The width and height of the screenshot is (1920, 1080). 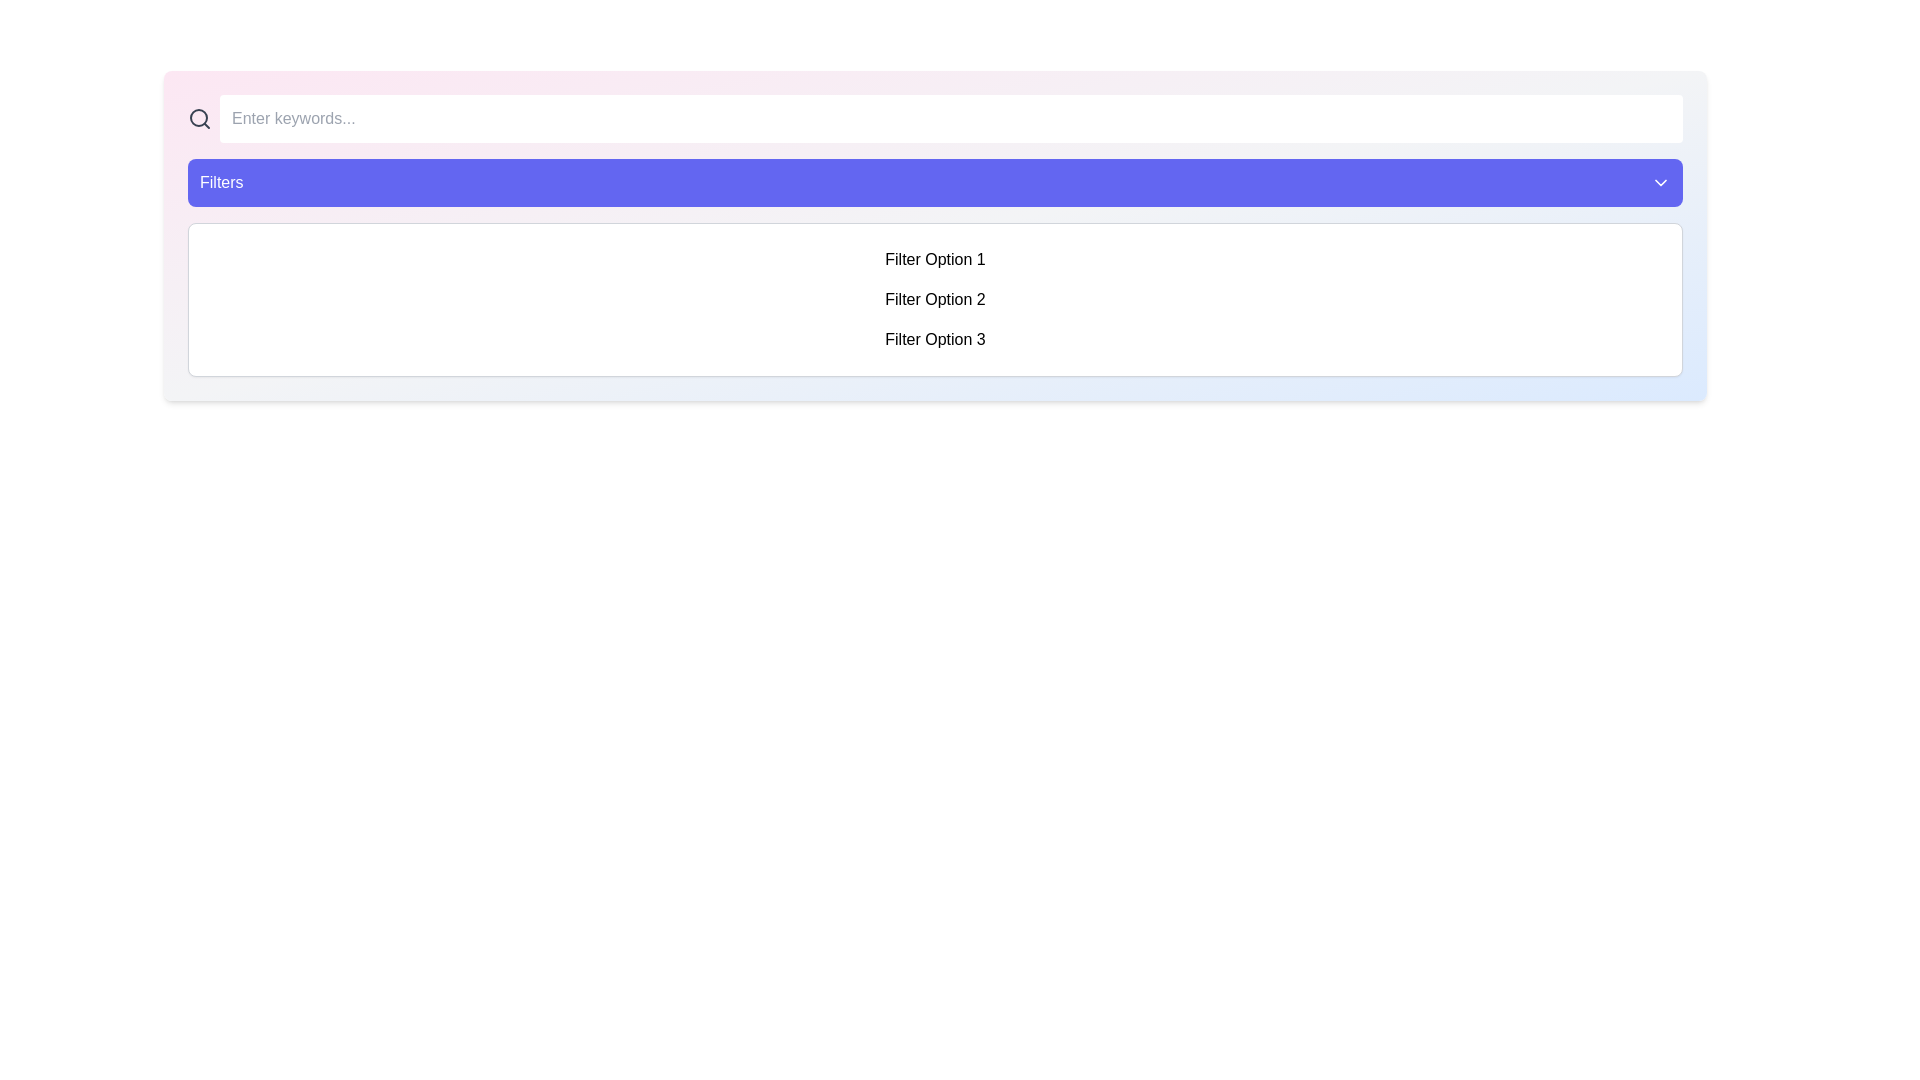 What do you see at coordinates (1660, 182) in the screenshot?
I see `the icon next to the 'Filters' button` at bounding box center [1660, 182].